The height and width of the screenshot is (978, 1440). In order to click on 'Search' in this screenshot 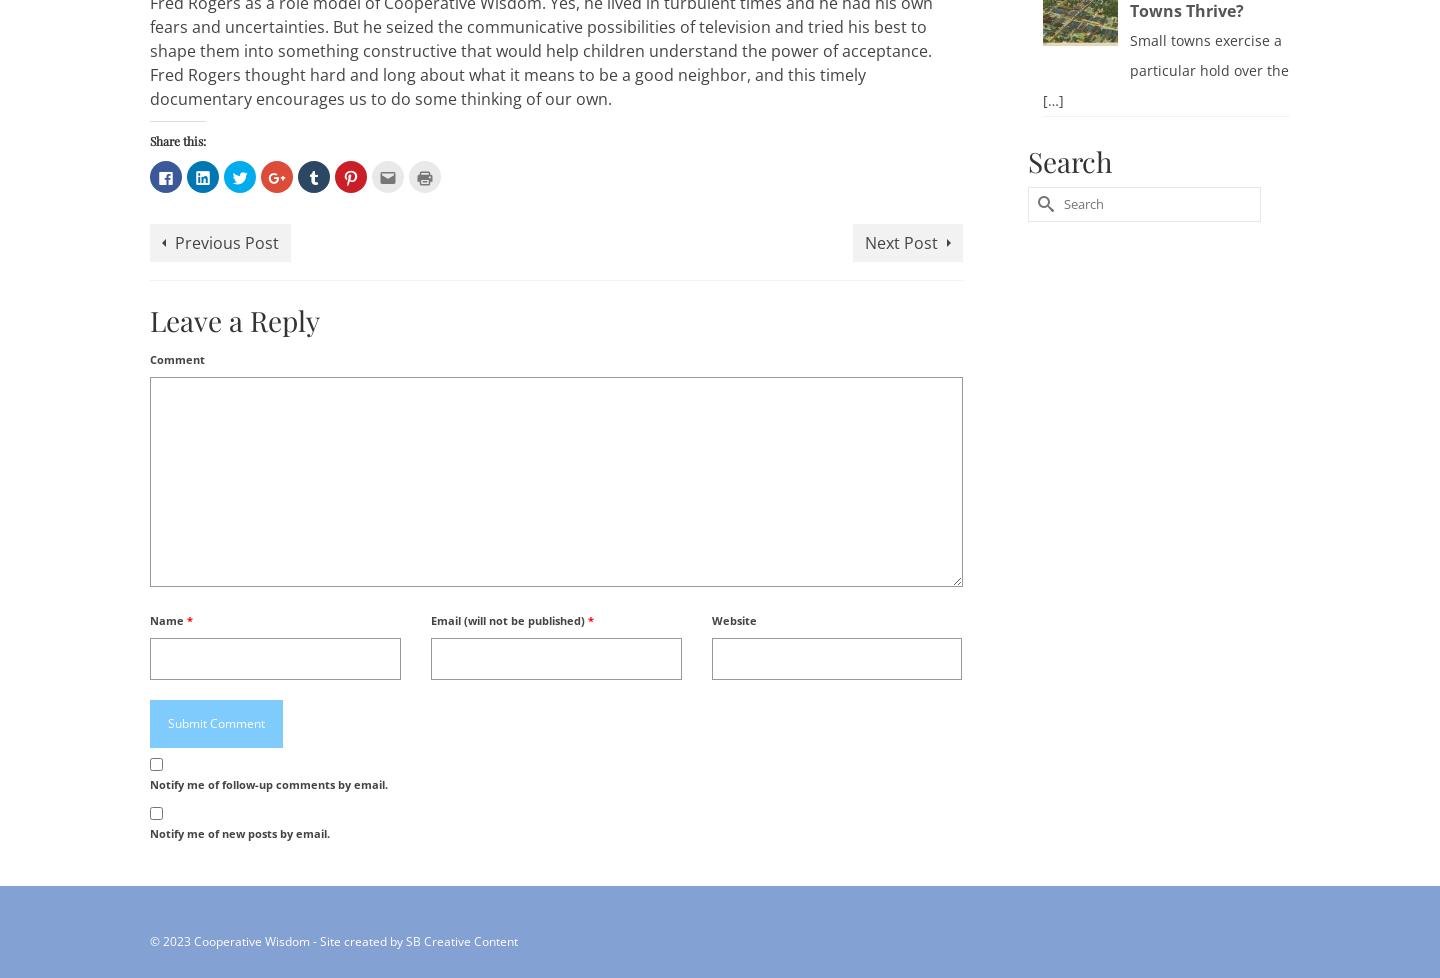, I will do `click(1069, 160)`.